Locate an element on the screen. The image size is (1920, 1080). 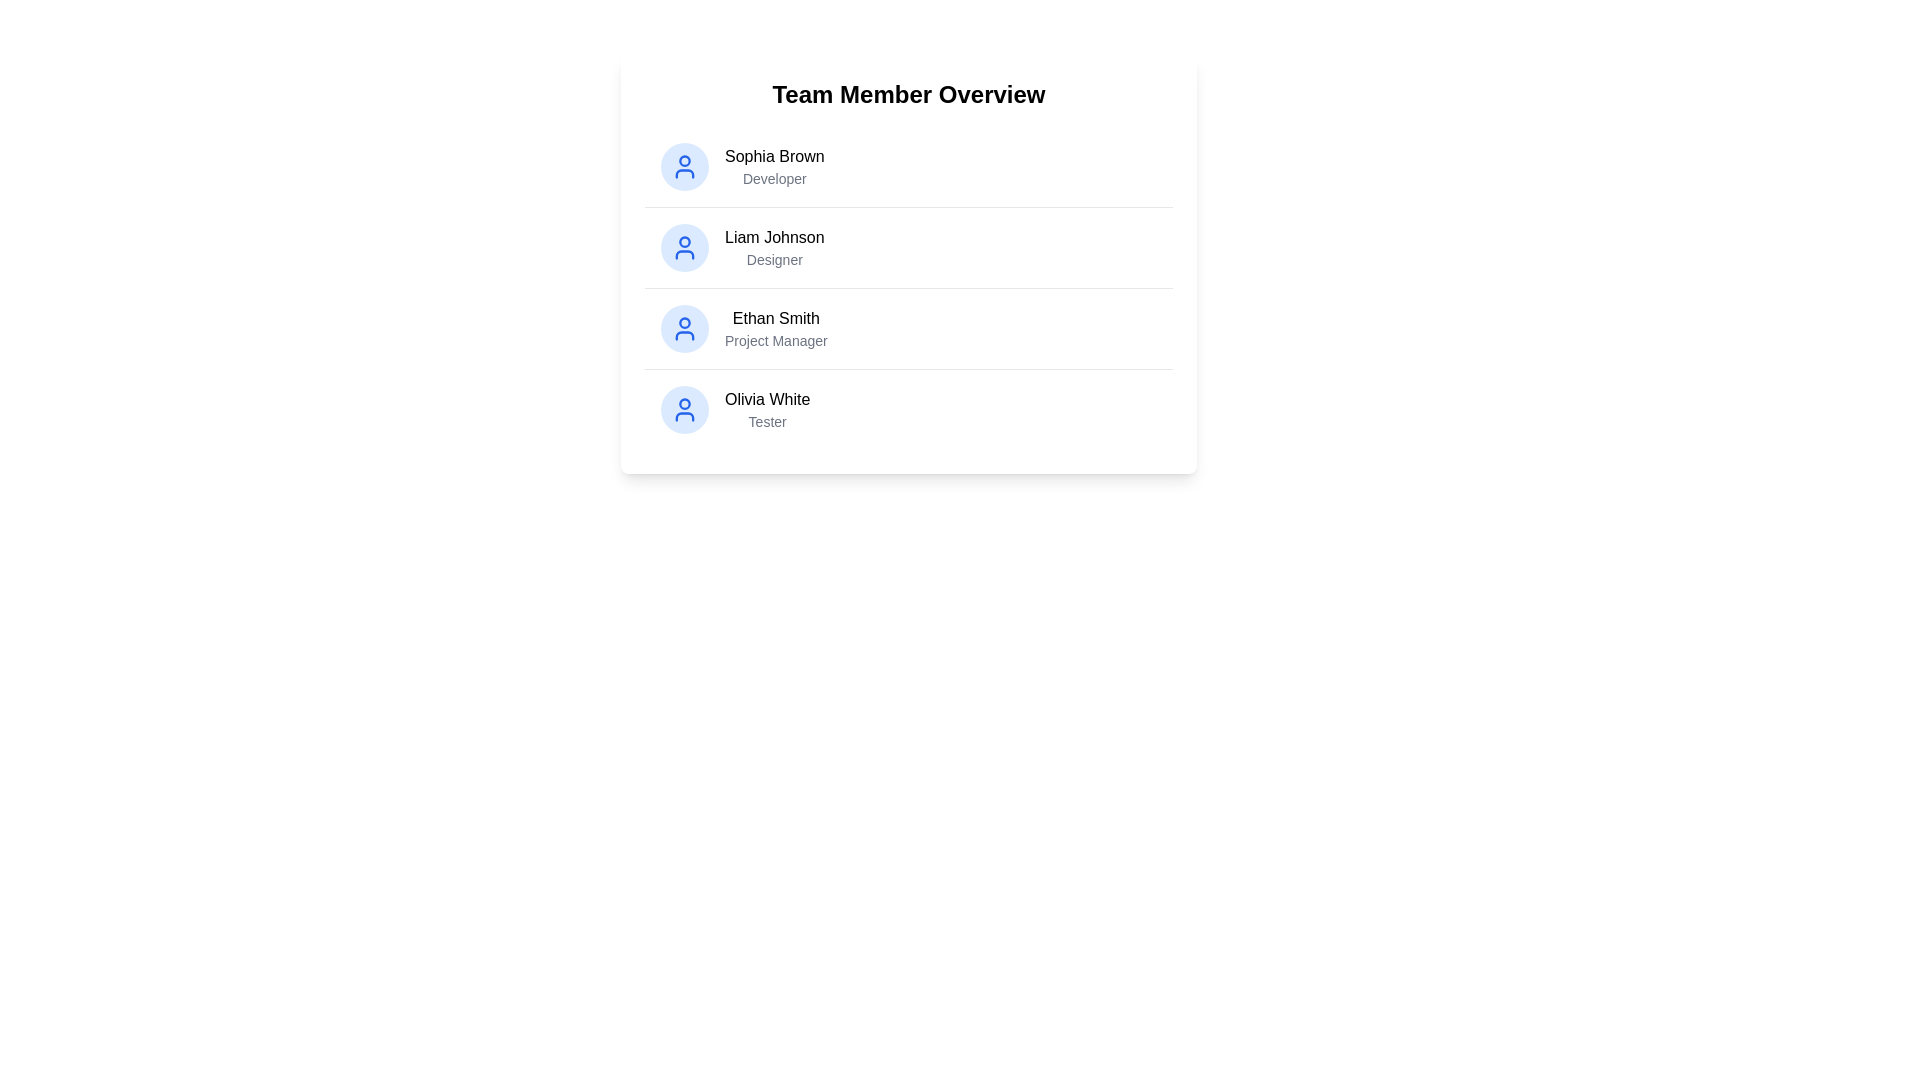
text content of the Text Information Block displaying 'Ethan Smith' and 'Project Manager' located in the third row of the 'Team Member Overview' card is located at coordinates (775, 327).